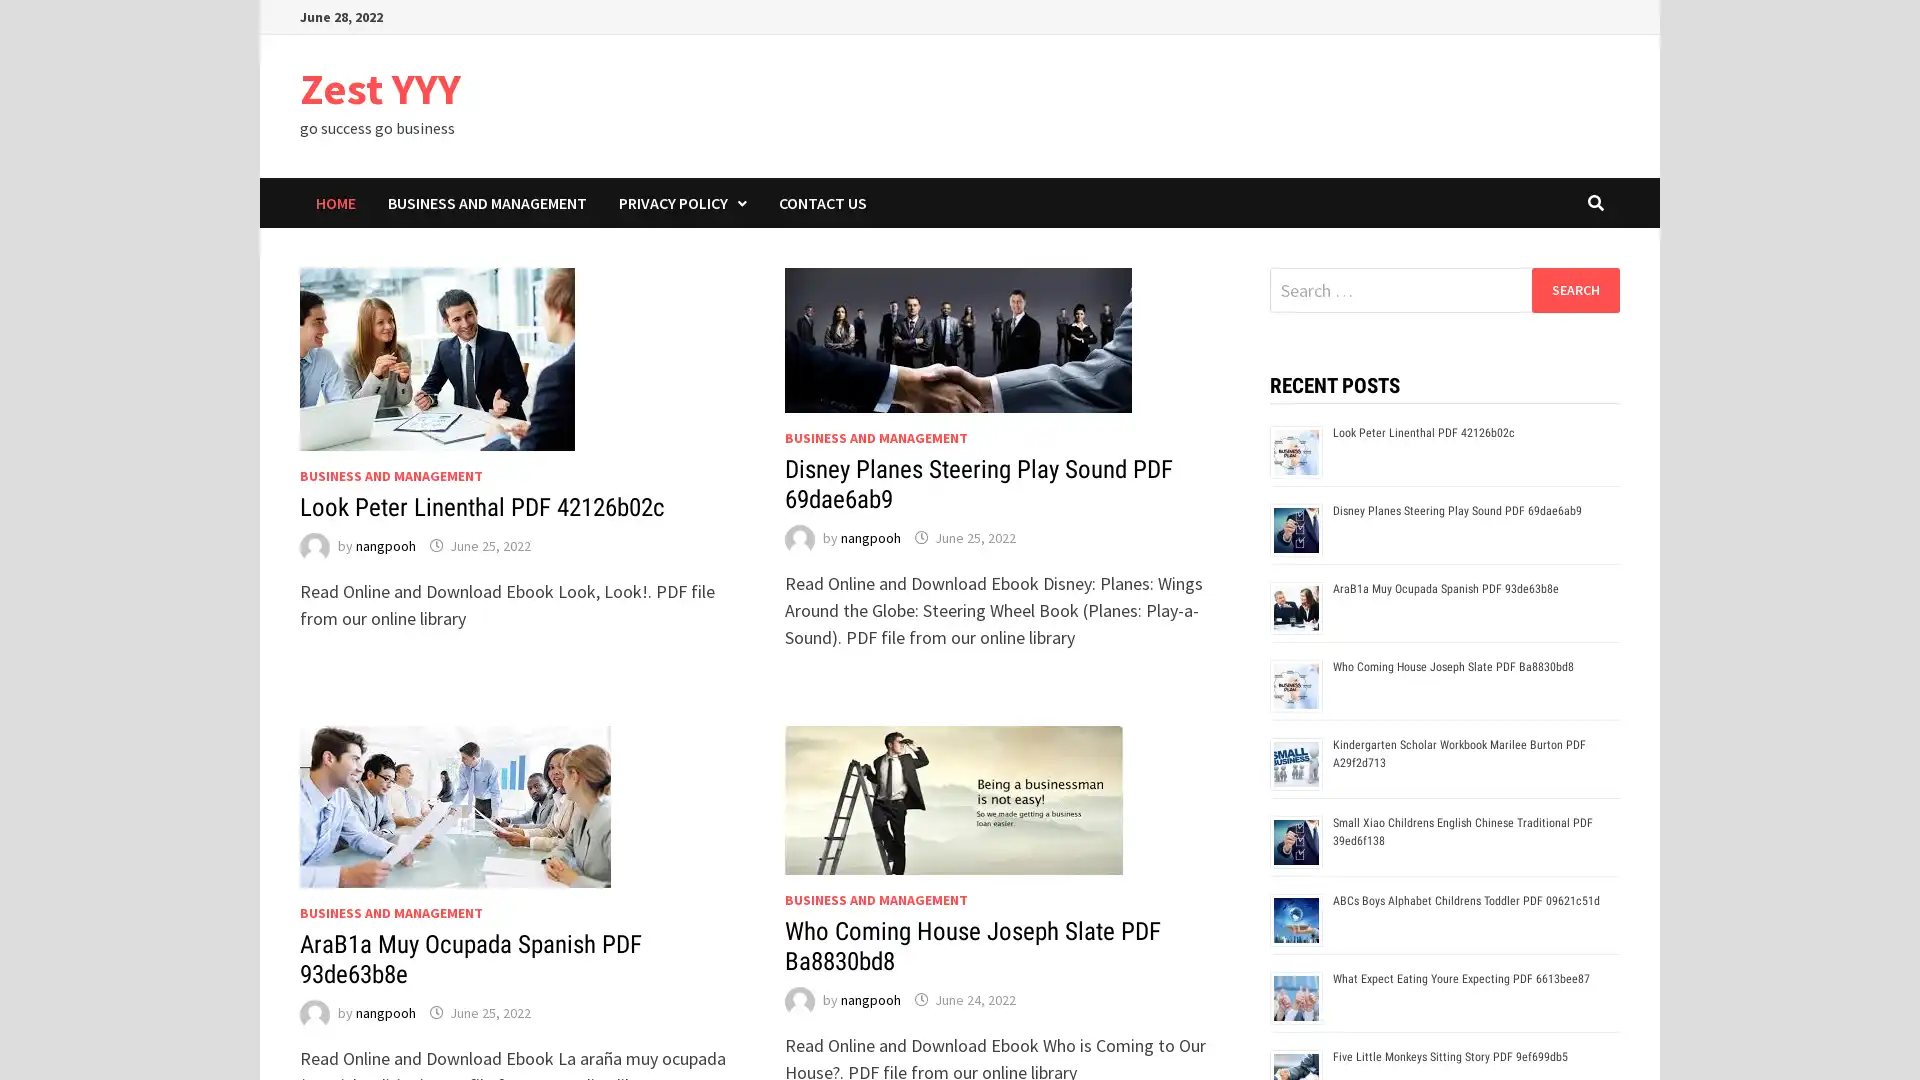 The image size is (1920, 1080). What do you see at coordinates (1574, 289) in the screenshot?
I see `Search` at bounding box center [1574, 289].